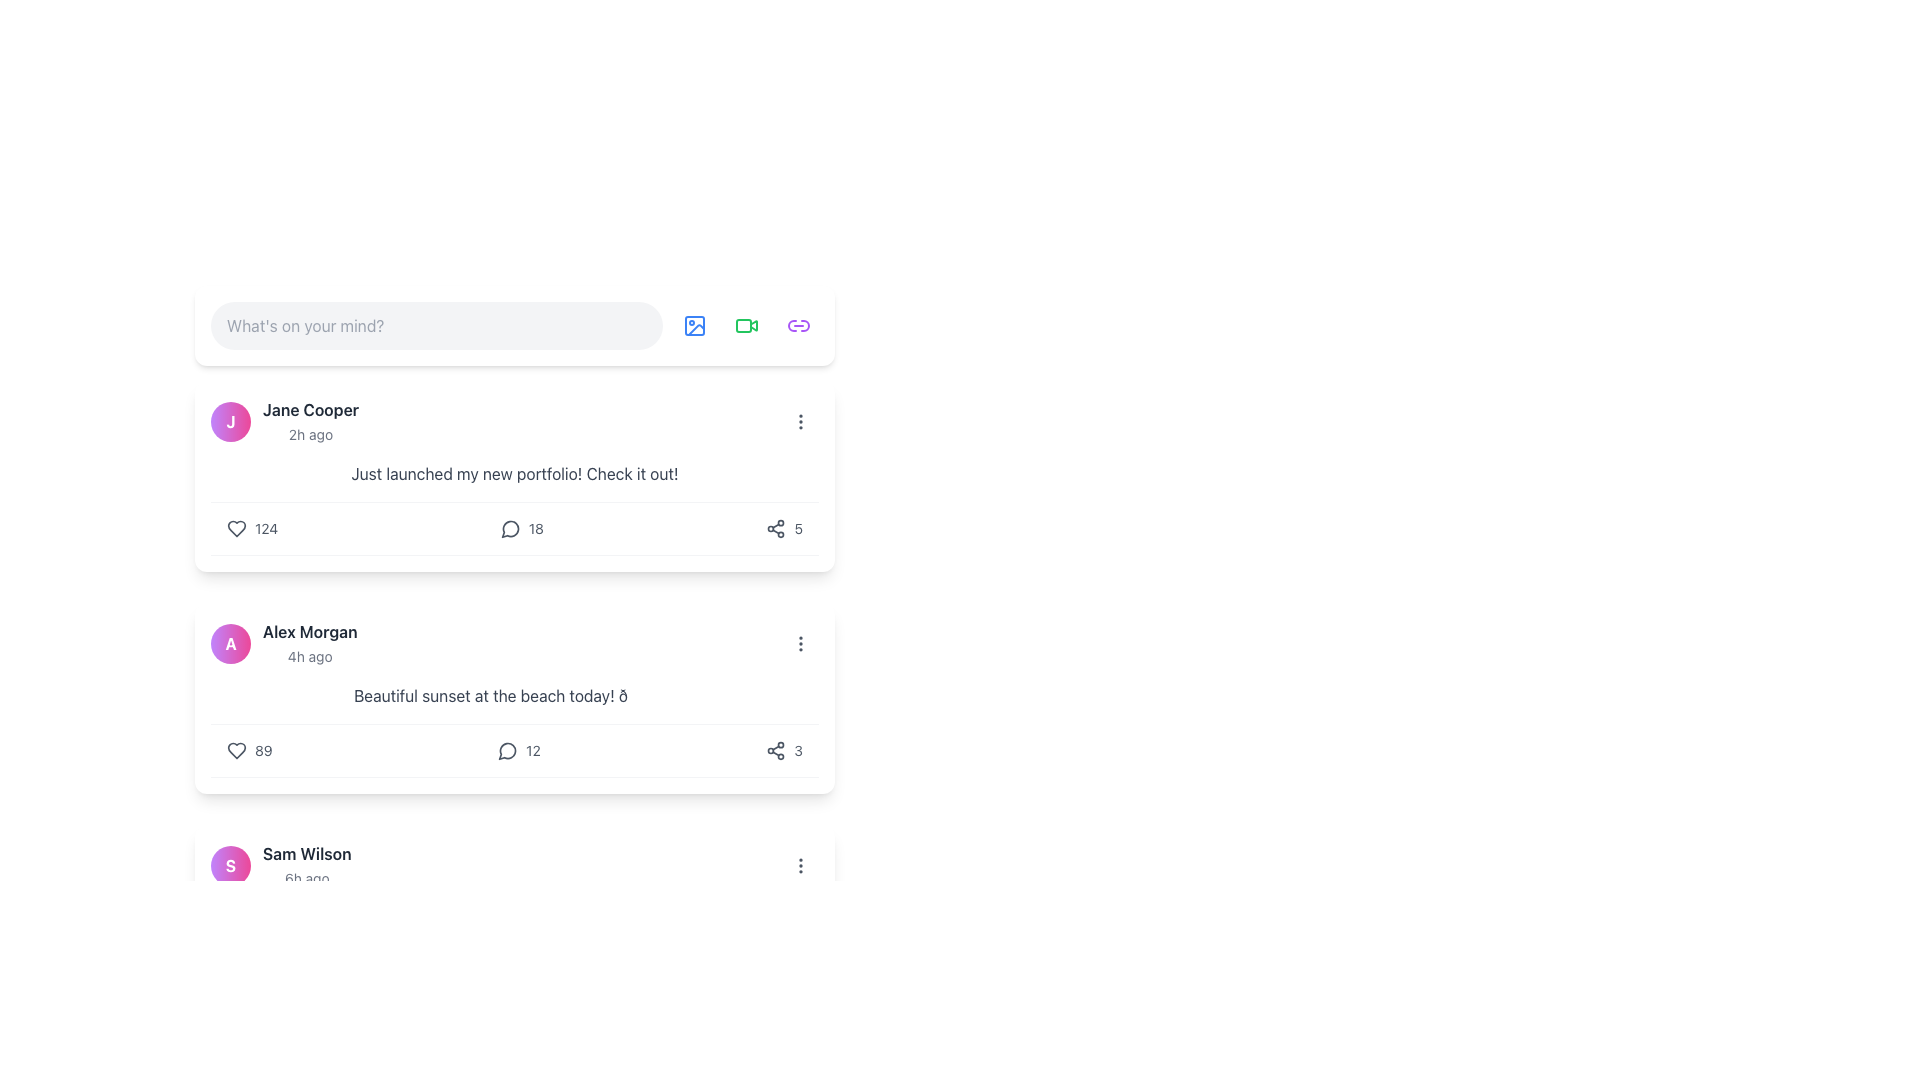 This screenshot has width=1920, height=1080. Describe the element at coordinates (801, 644) in the screenshot. I see `the Icon Button located in the middle-right area of the second post` at that location.